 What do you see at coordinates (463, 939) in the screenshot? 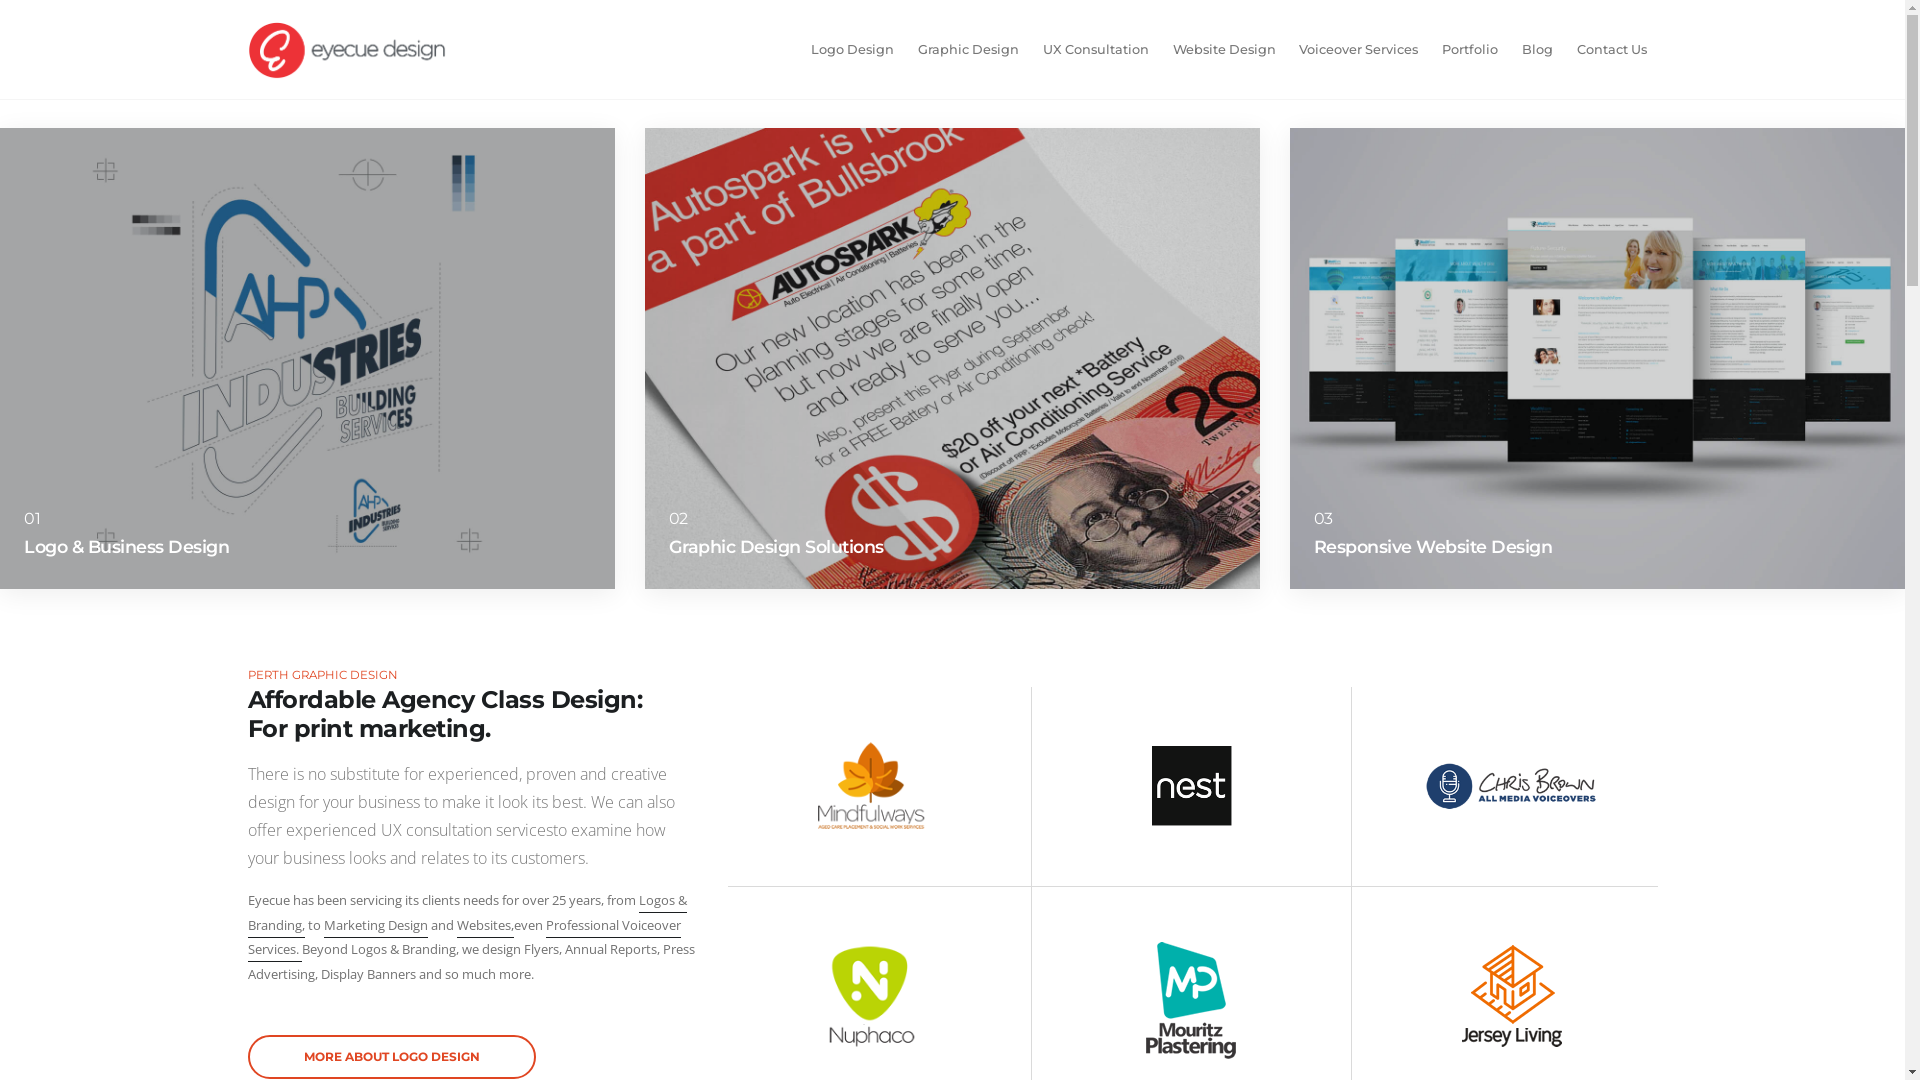
I see `'Professional Voiceover Services.'` at bounding box center [463, 939].